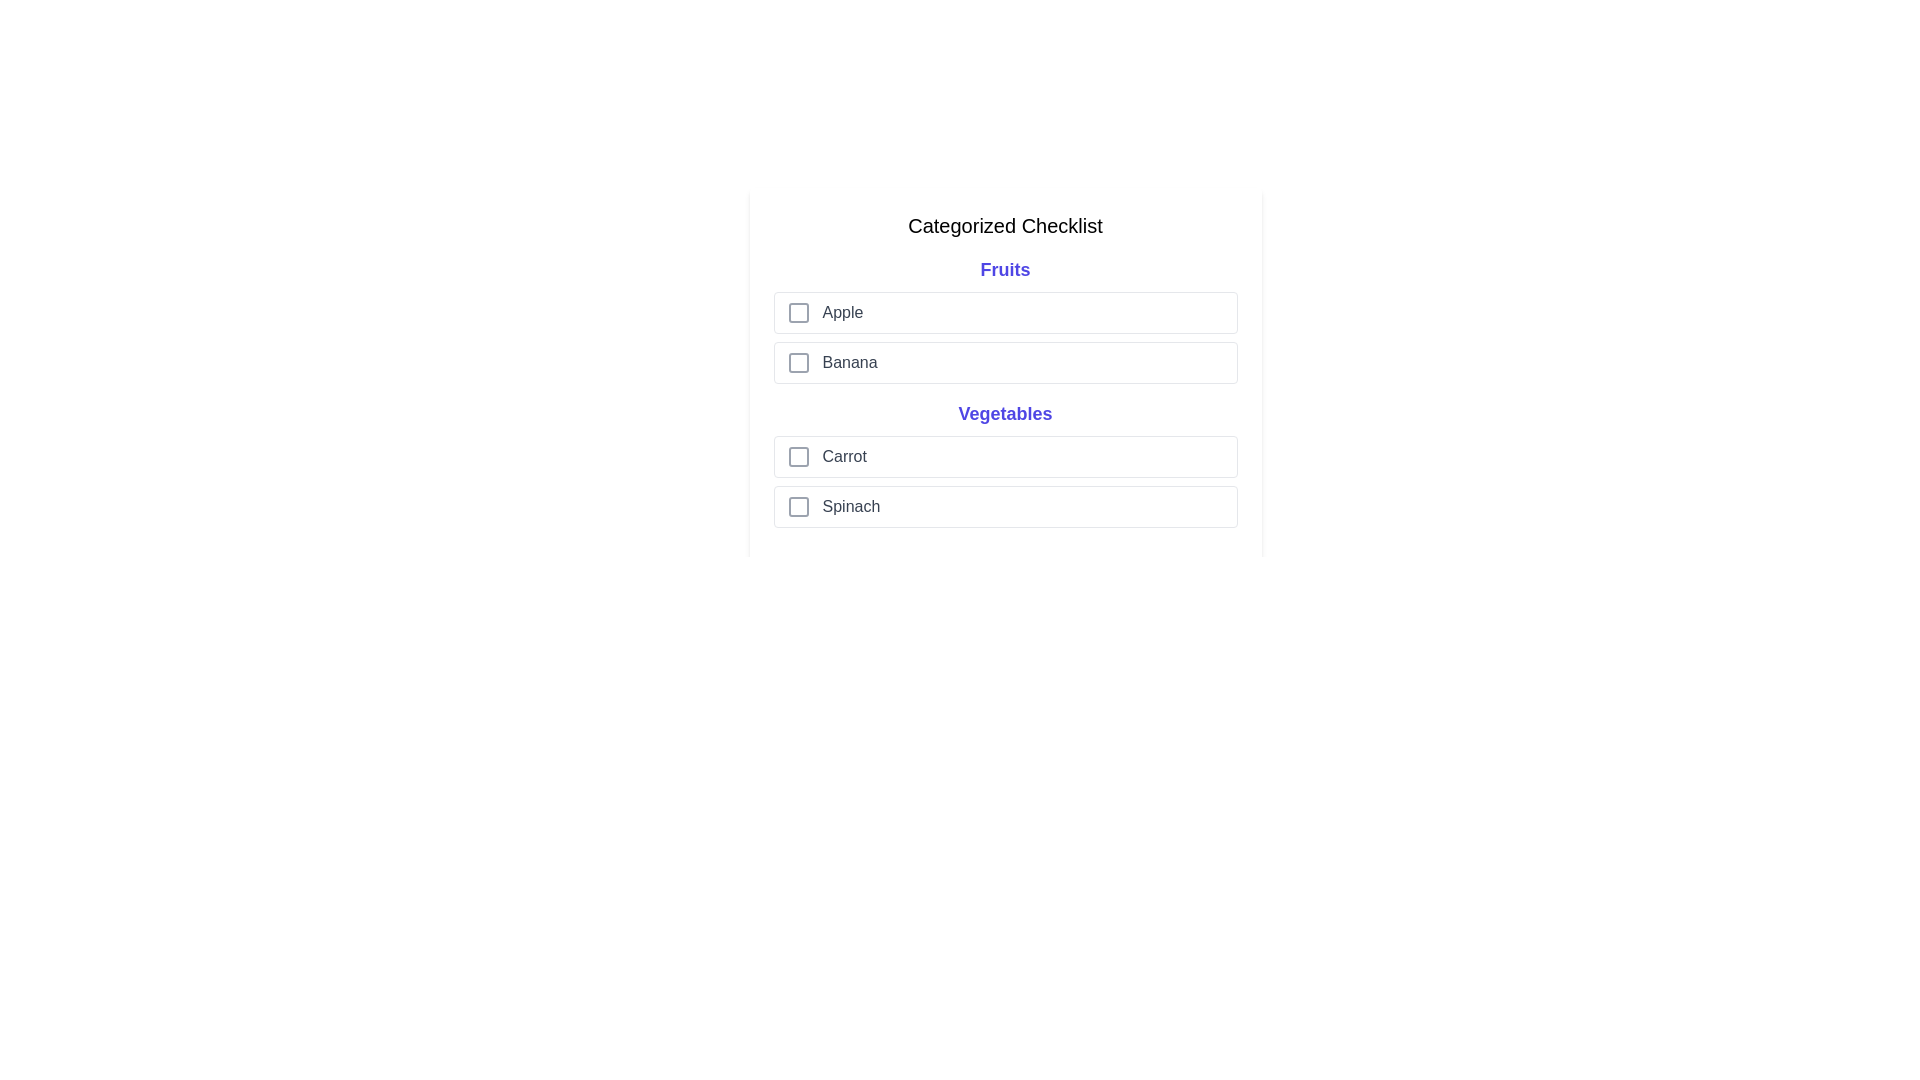 Image resolution: width=1920 pixels, height=1080 pixels. Describe the element at coordinates (1005, 319) in the screenshot. I see `the checkboxes in the 'Fruits' section of the Checklist to select items` at that location.